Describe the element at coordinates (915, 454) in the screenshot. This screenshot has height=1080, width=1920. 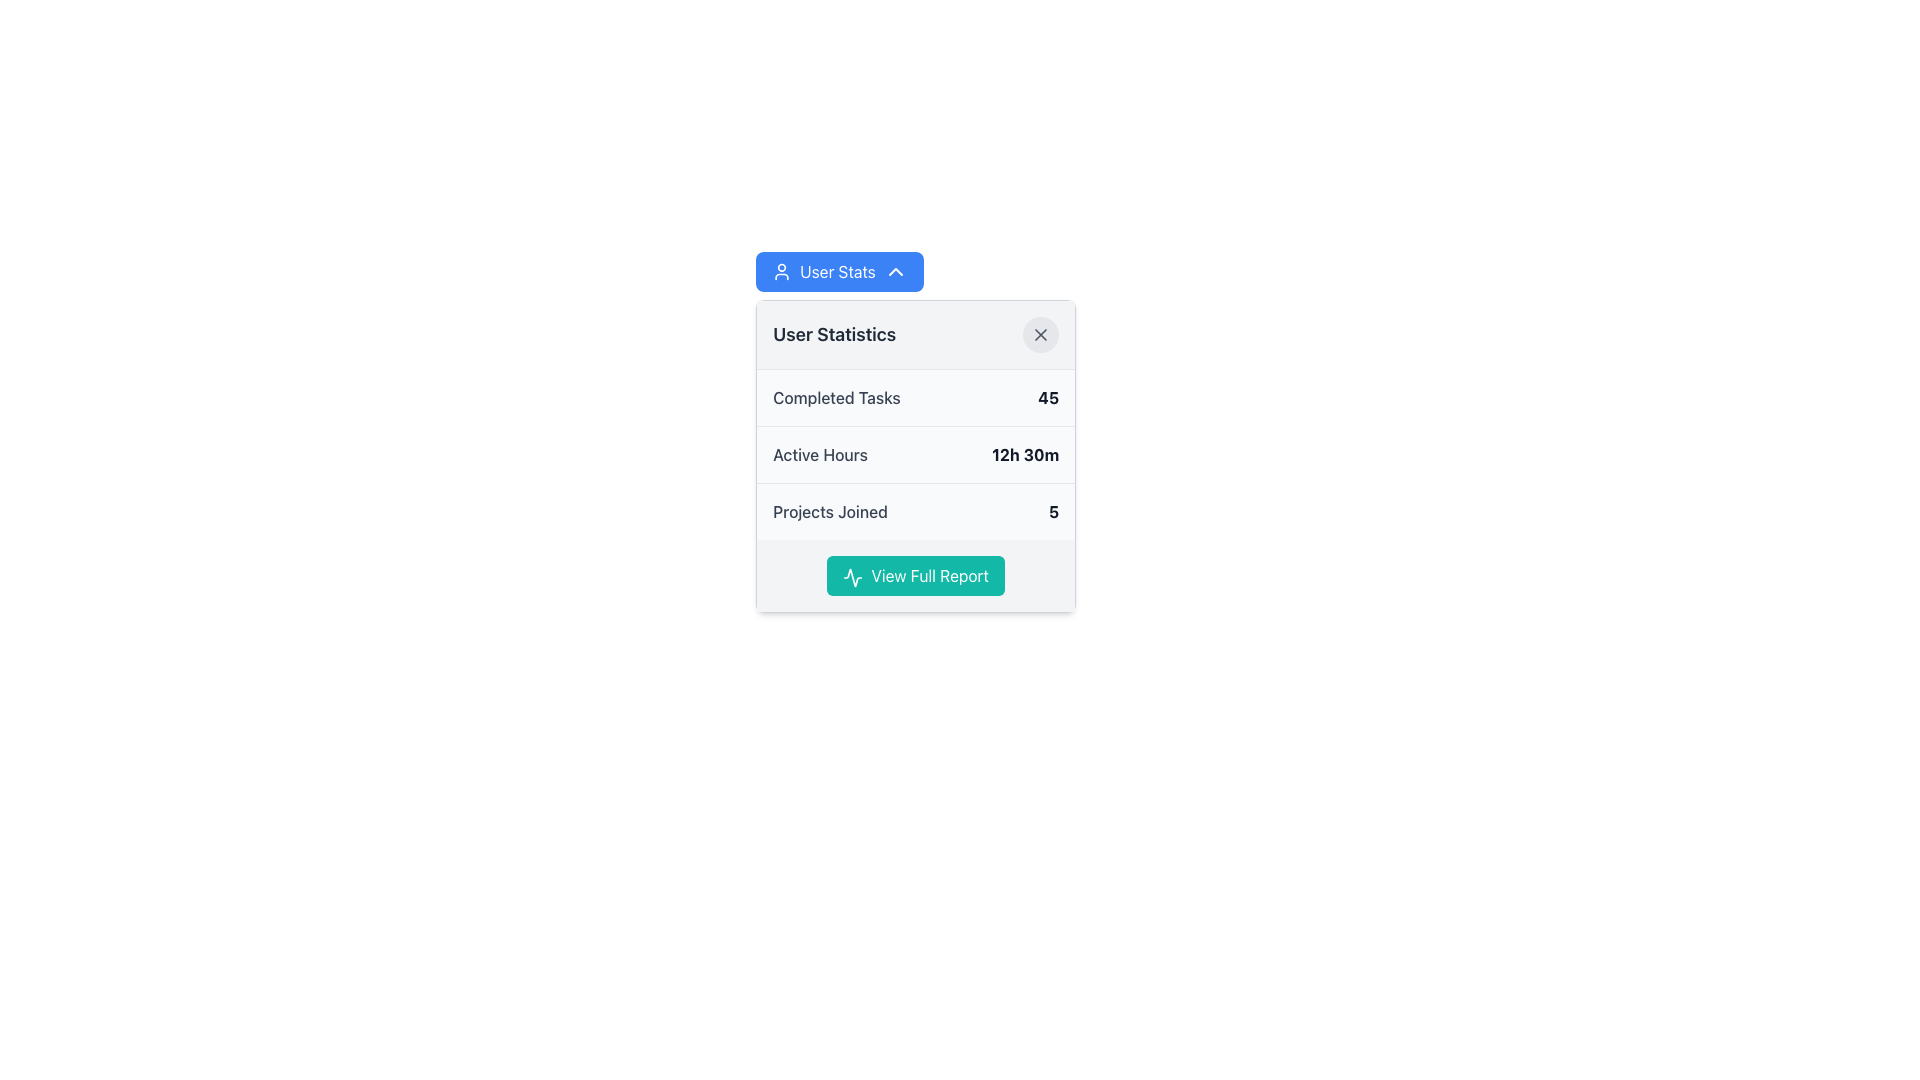
I see `displayed information from the Metric Display that shows 'Active Hours' and '12h 30m', located in the User Statistics section` at that location.